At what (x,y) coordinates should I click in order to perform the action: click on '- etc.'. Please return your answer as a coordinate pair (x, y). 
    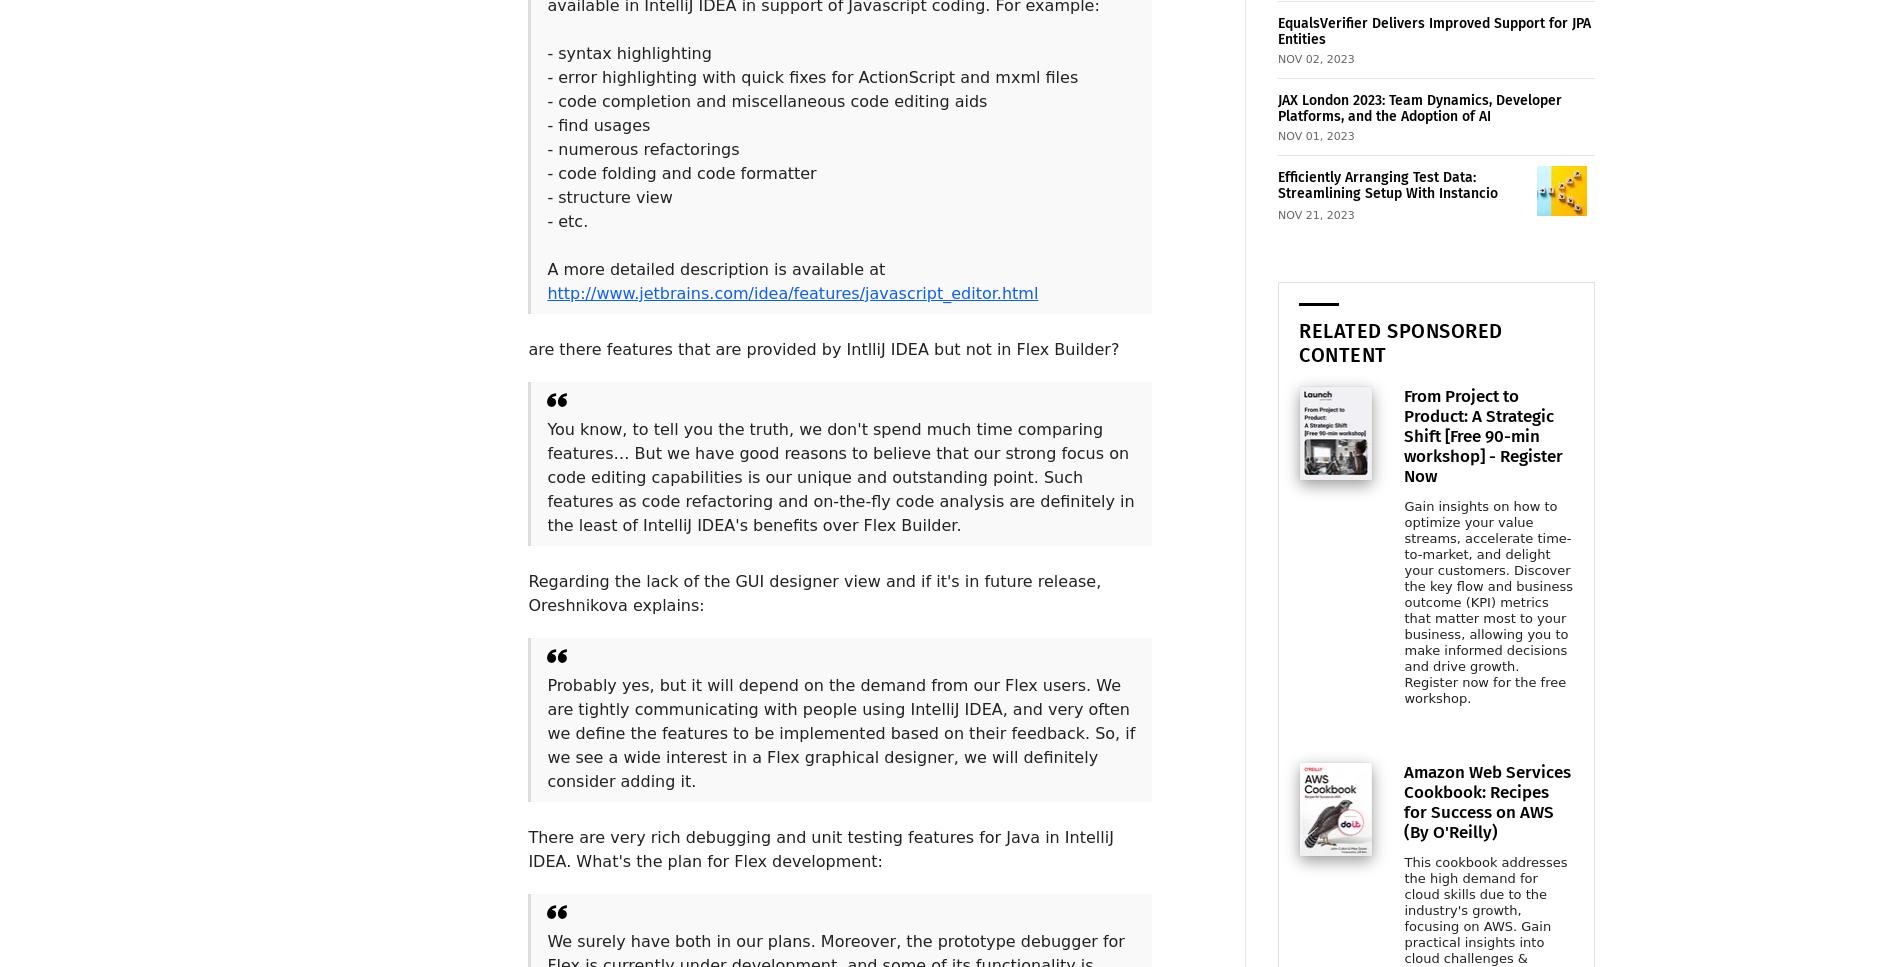
    Looking at the image, I should click on (567, 220).